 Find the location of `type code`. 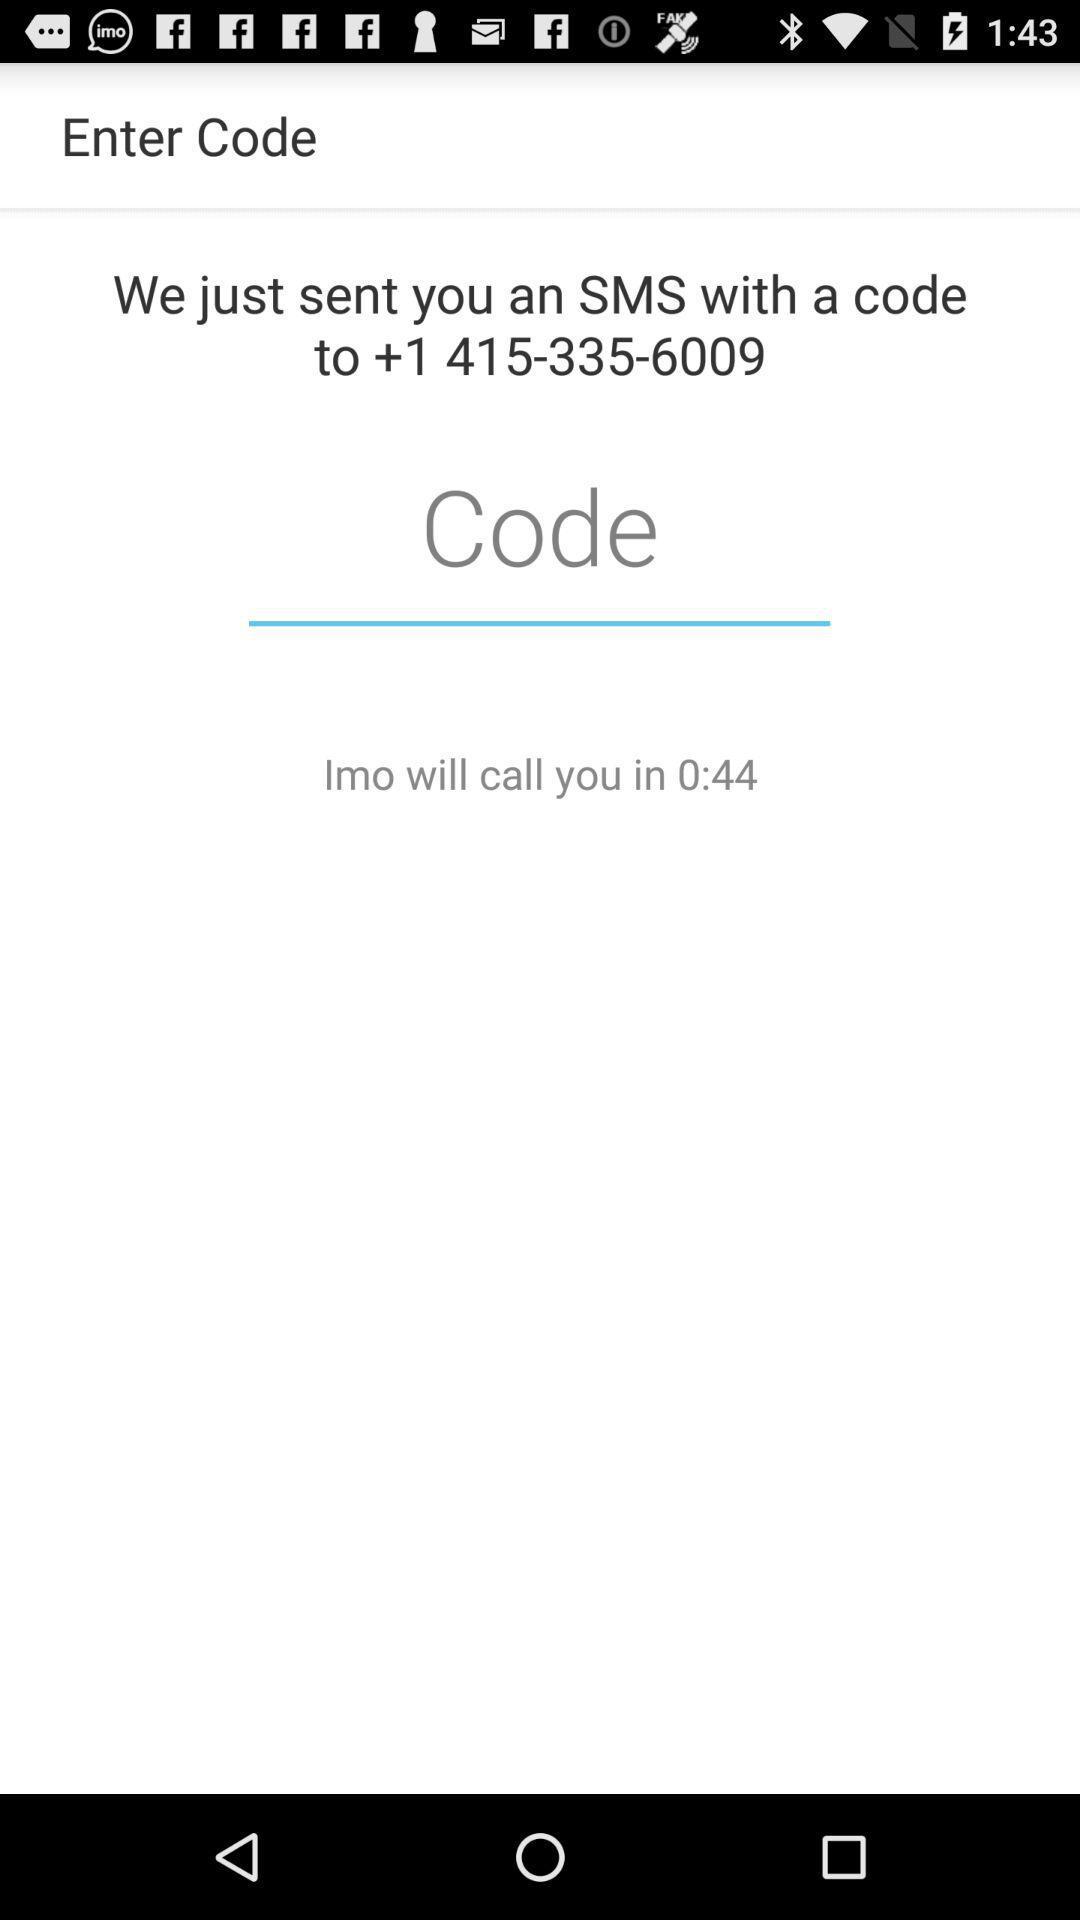

type code is located at coordinates (538, 524).